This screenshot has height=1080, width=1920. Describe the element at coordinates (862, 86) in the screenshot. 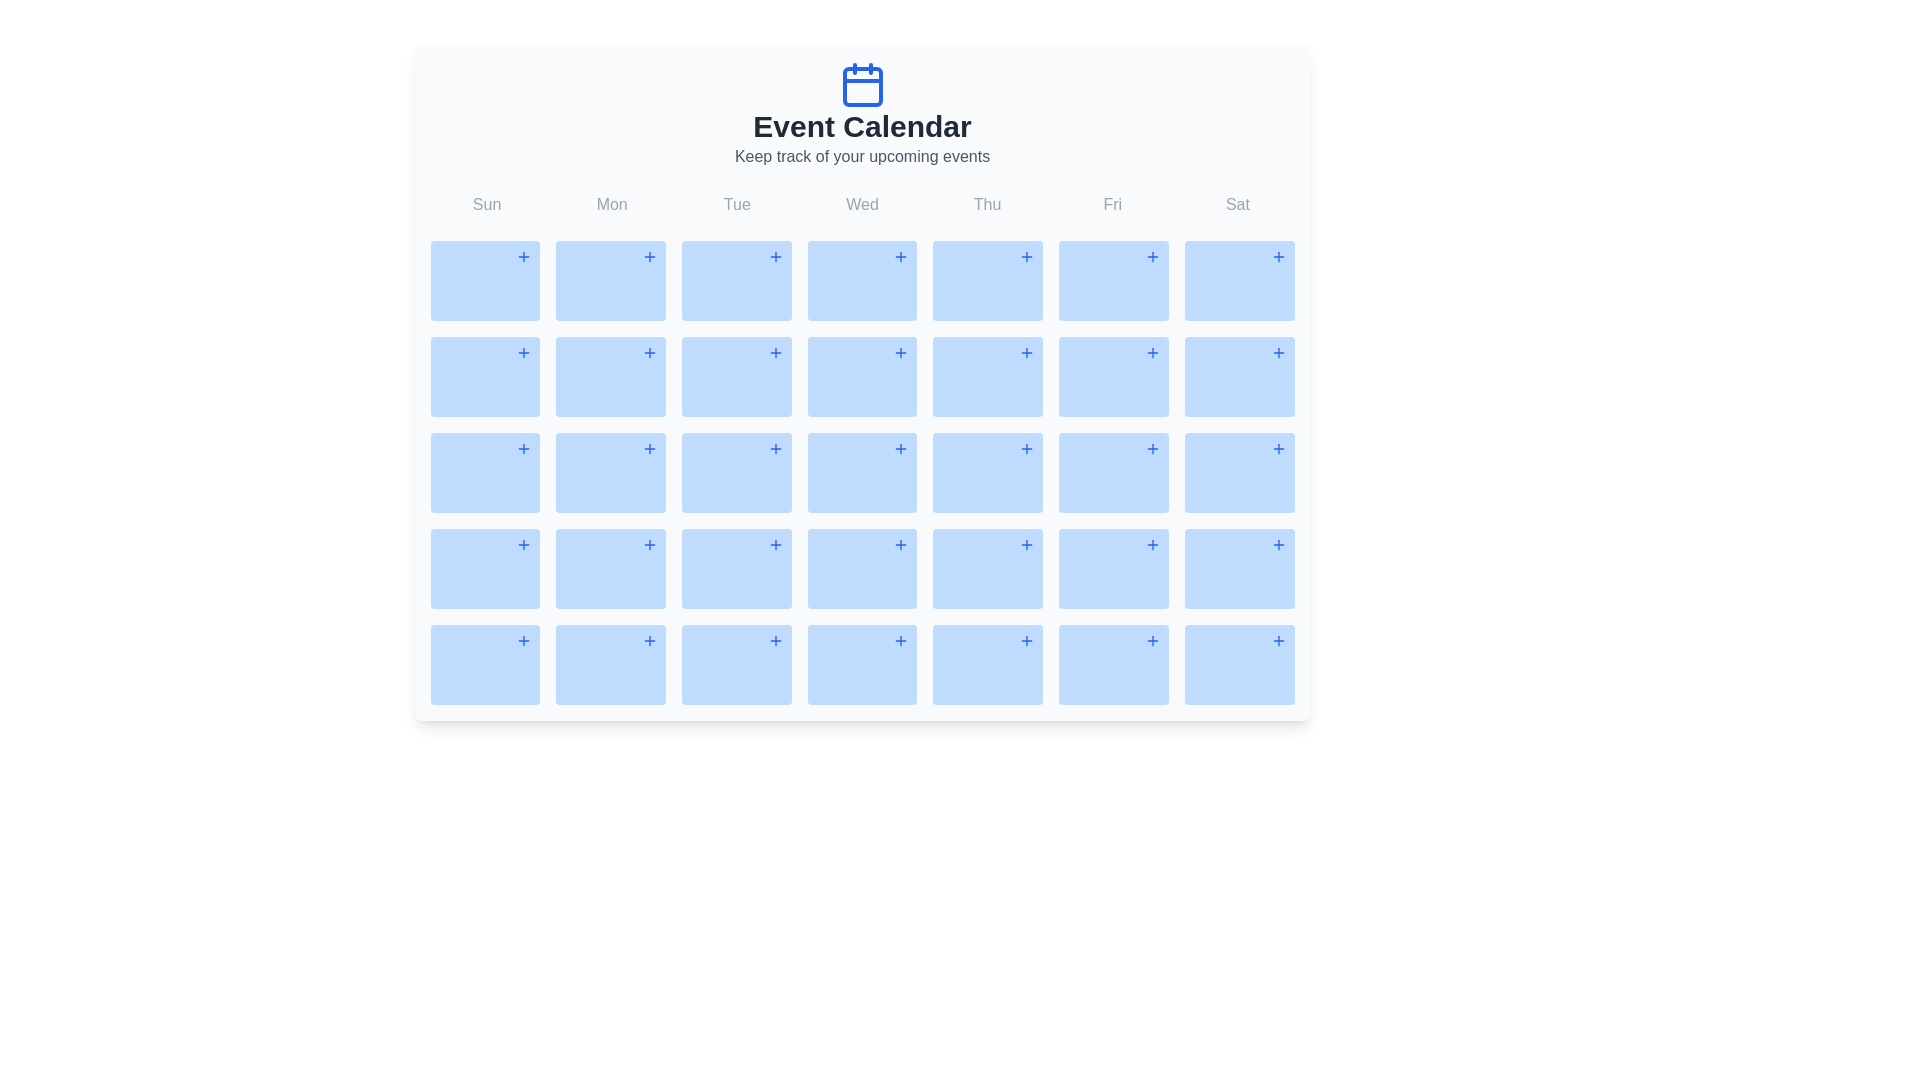

I see `the blue square with rounded corners that represents the inside area of the calendar icon, located at the top center of the interface` at that location.